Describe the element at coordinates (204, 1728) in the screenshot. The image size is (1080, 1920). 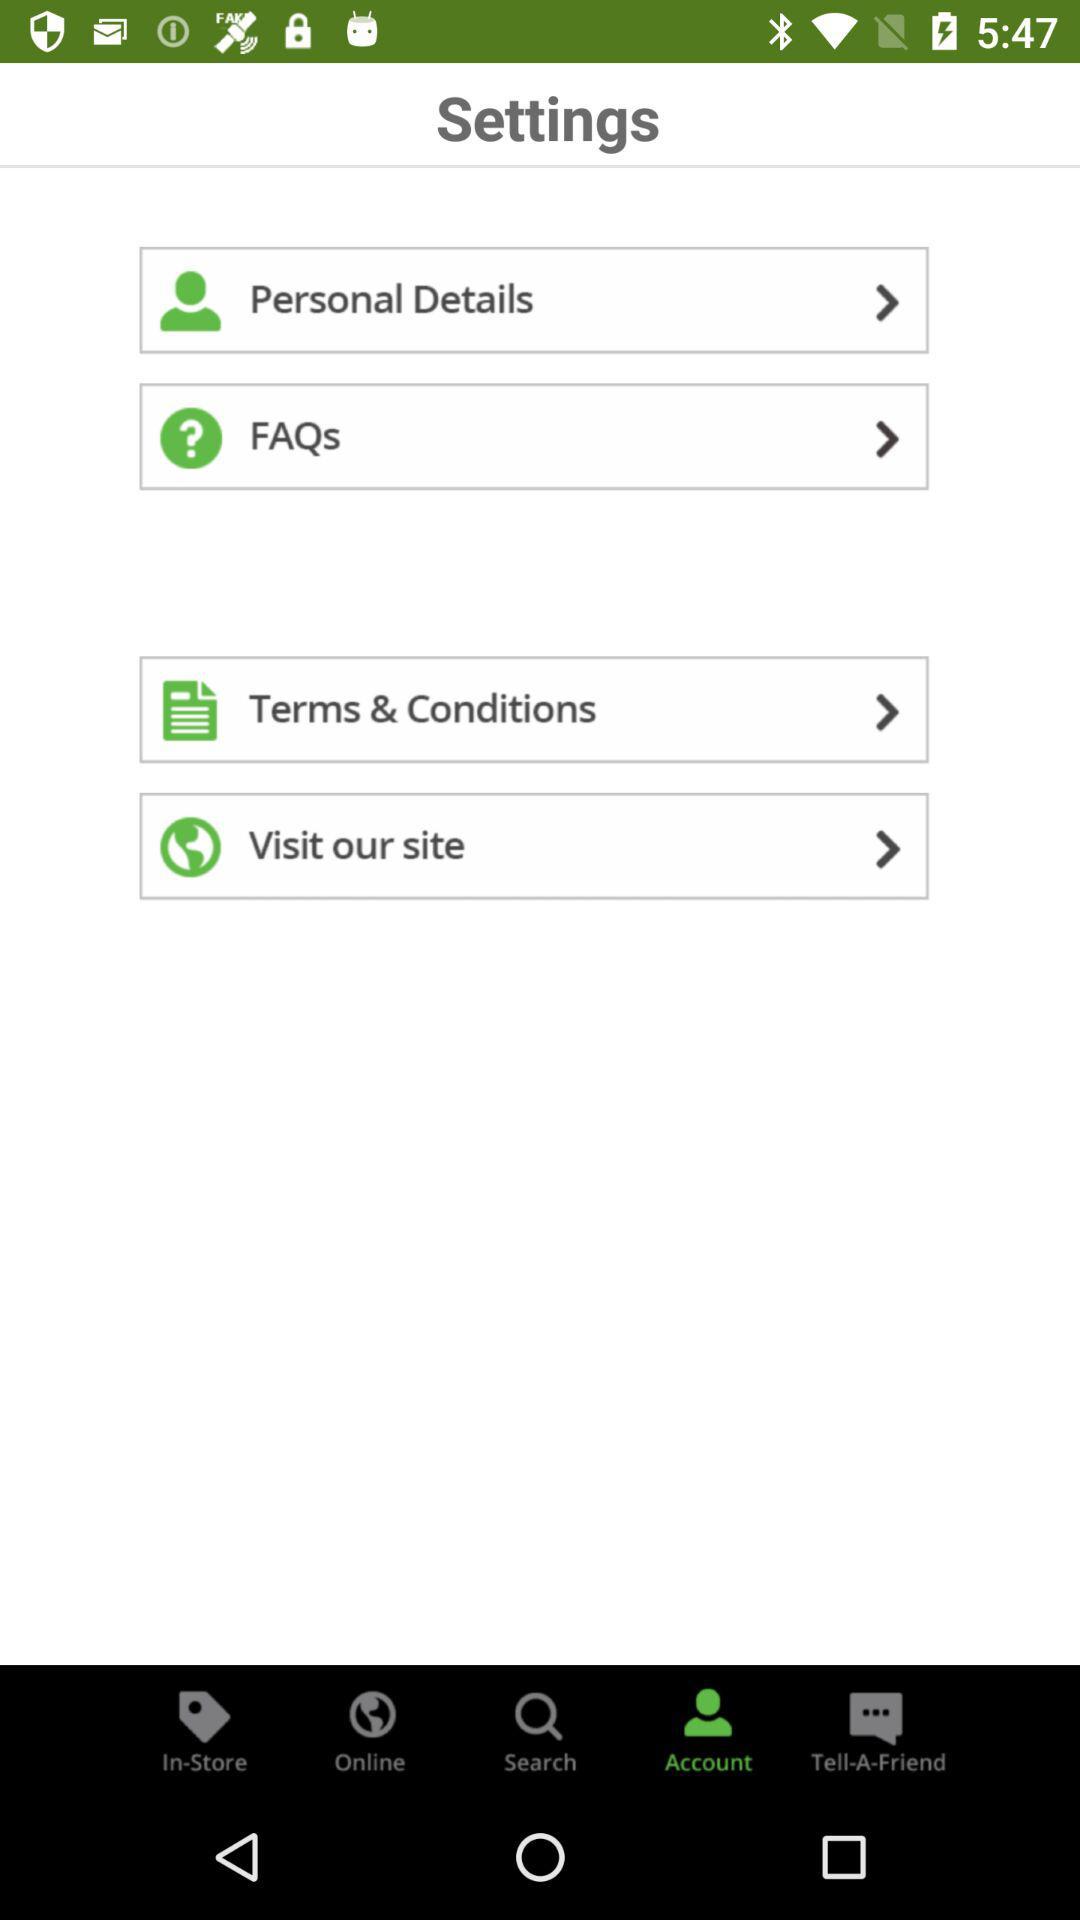
I see `the label icon` at that location.